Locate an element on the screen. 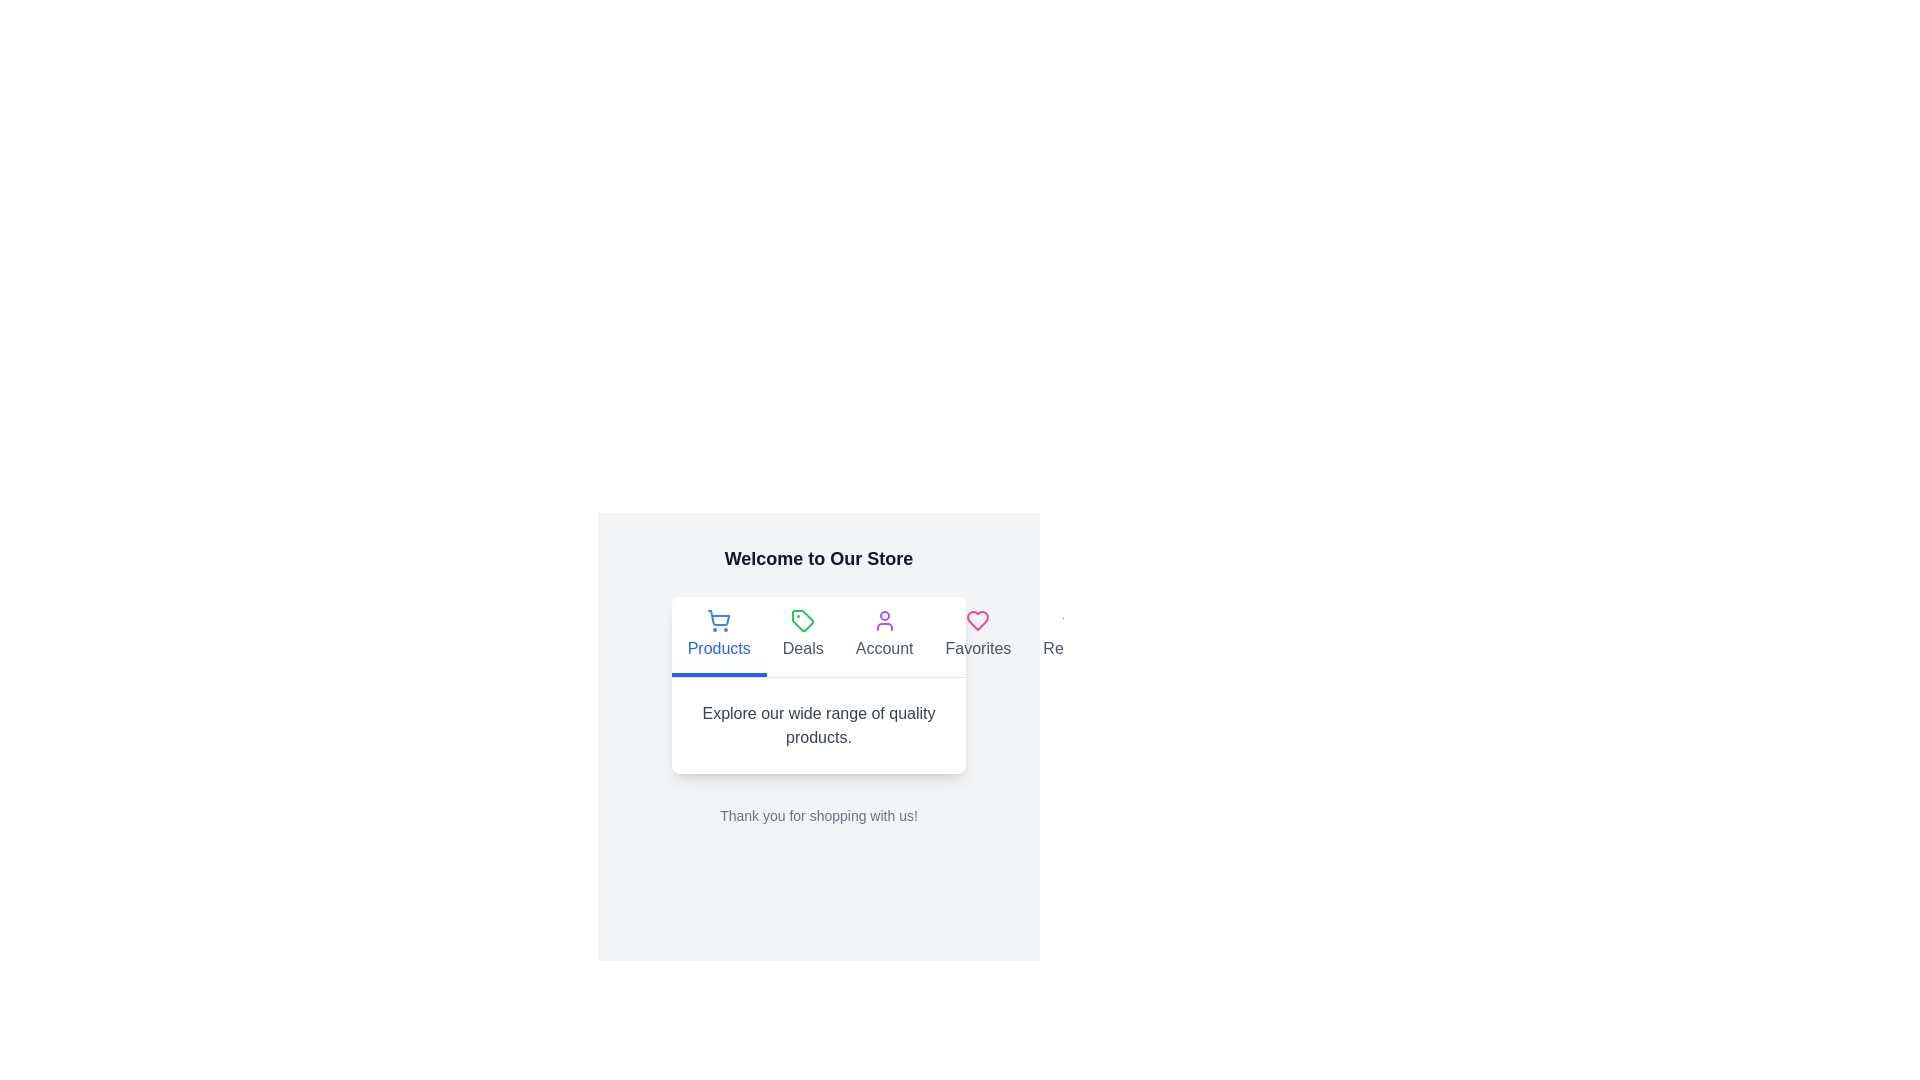  the Text Label in the navigation bar that serves as a link to promotional offers or discounts is located at coordinates (803, 648).